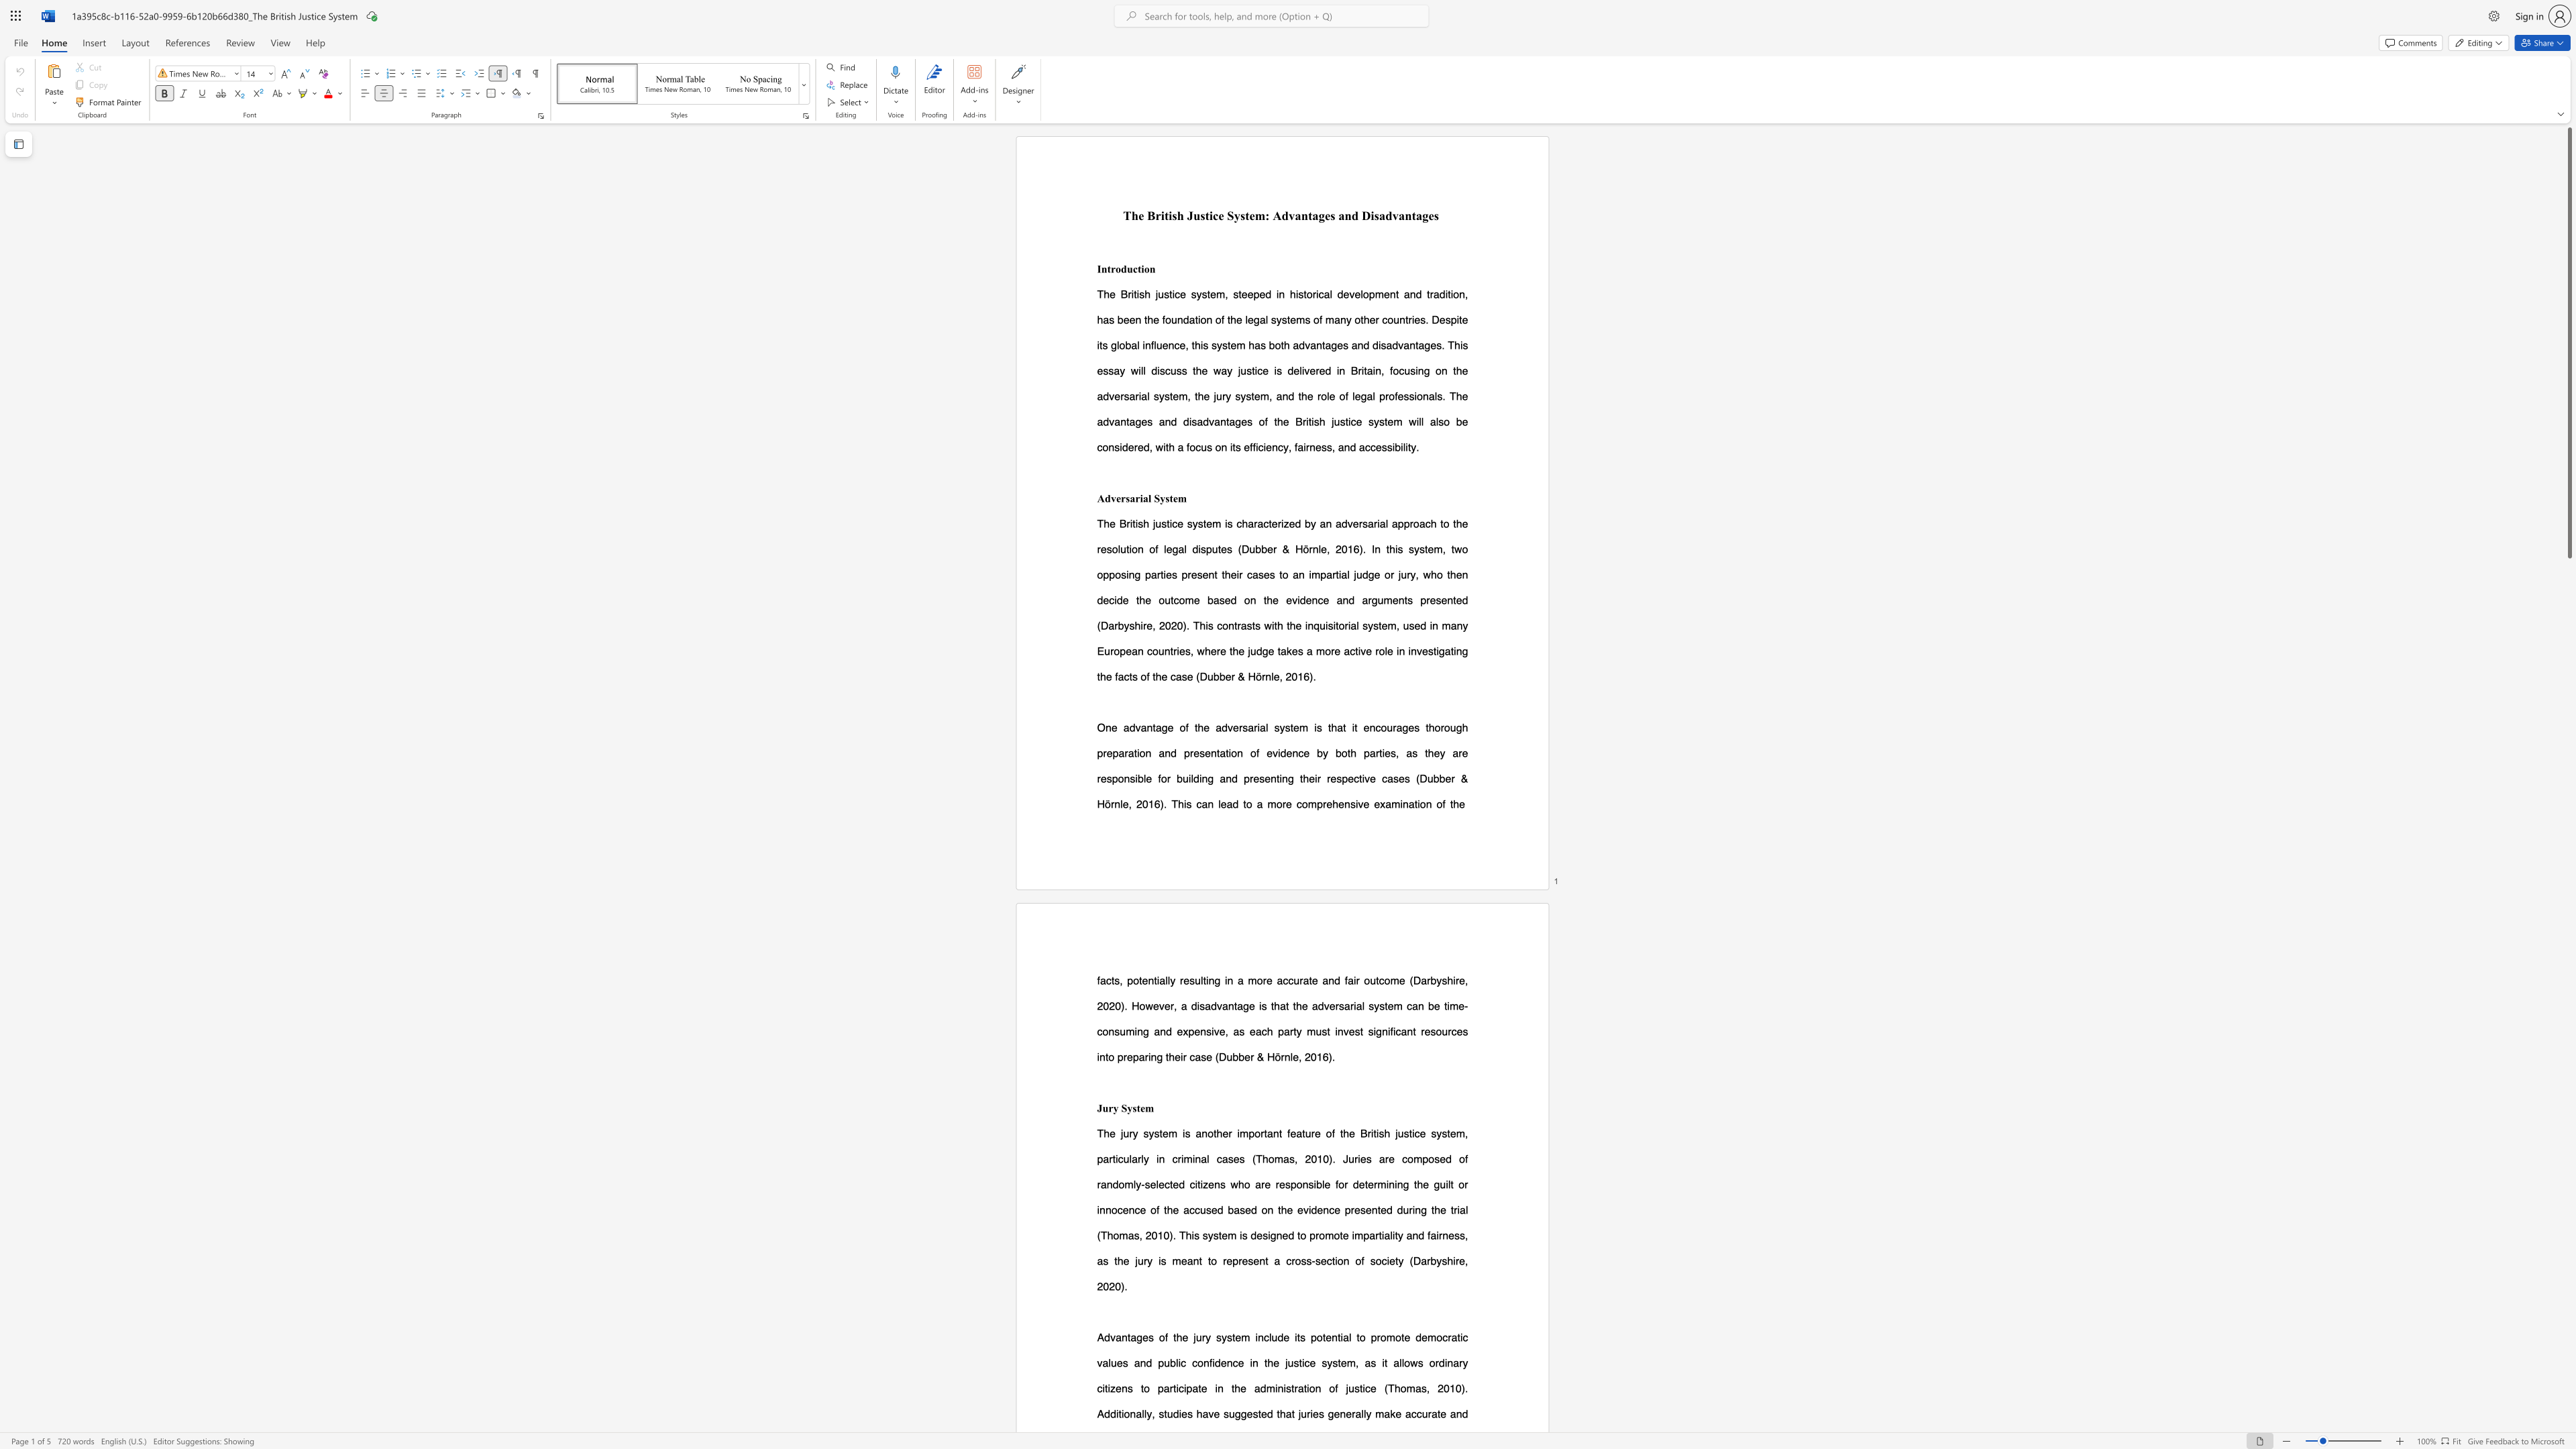 This screenshot has width=2576, height=1449. Describe the element at coordinates (2568, 824) in the screenshot. I see `the vertical scrollbar to lower the page content` at that location.